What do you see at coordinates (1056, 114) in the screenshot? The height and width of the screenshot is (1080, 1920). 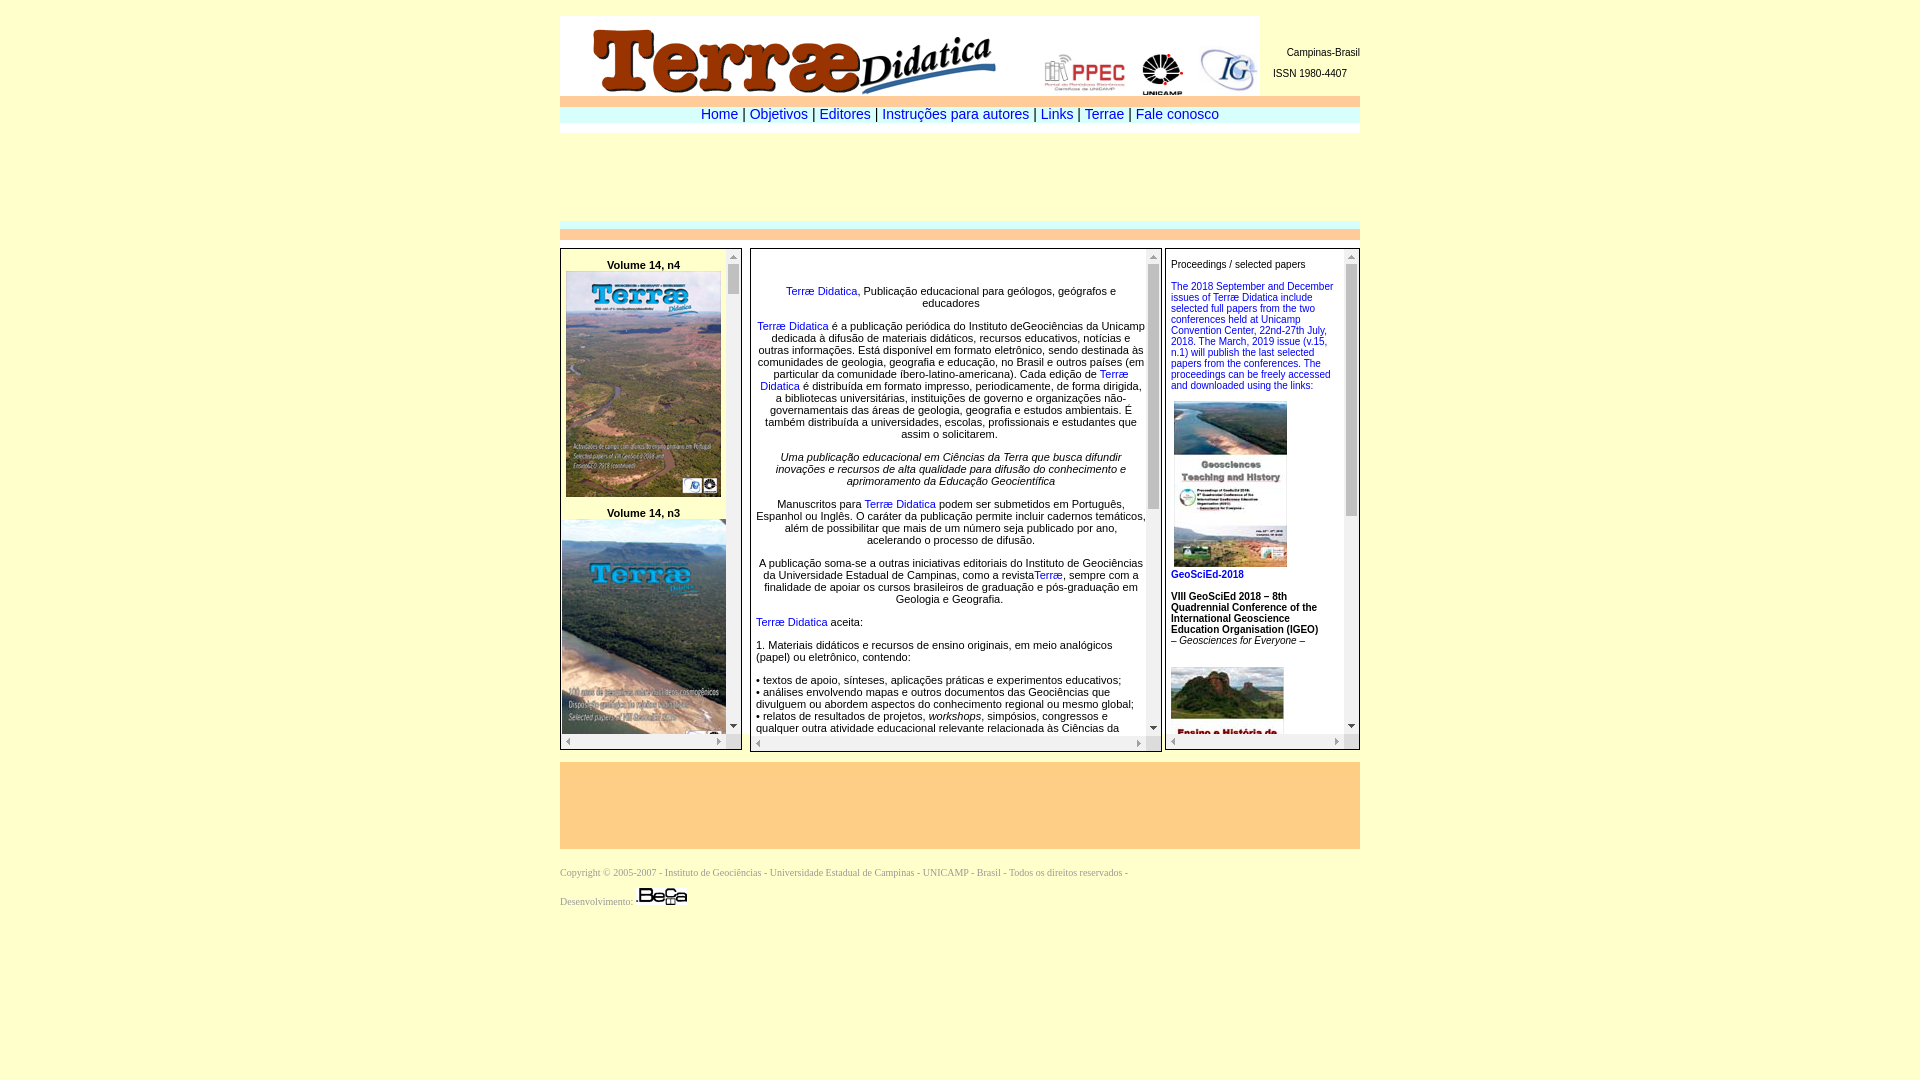 I see `'Links'` at bounding box center [1056, 114].